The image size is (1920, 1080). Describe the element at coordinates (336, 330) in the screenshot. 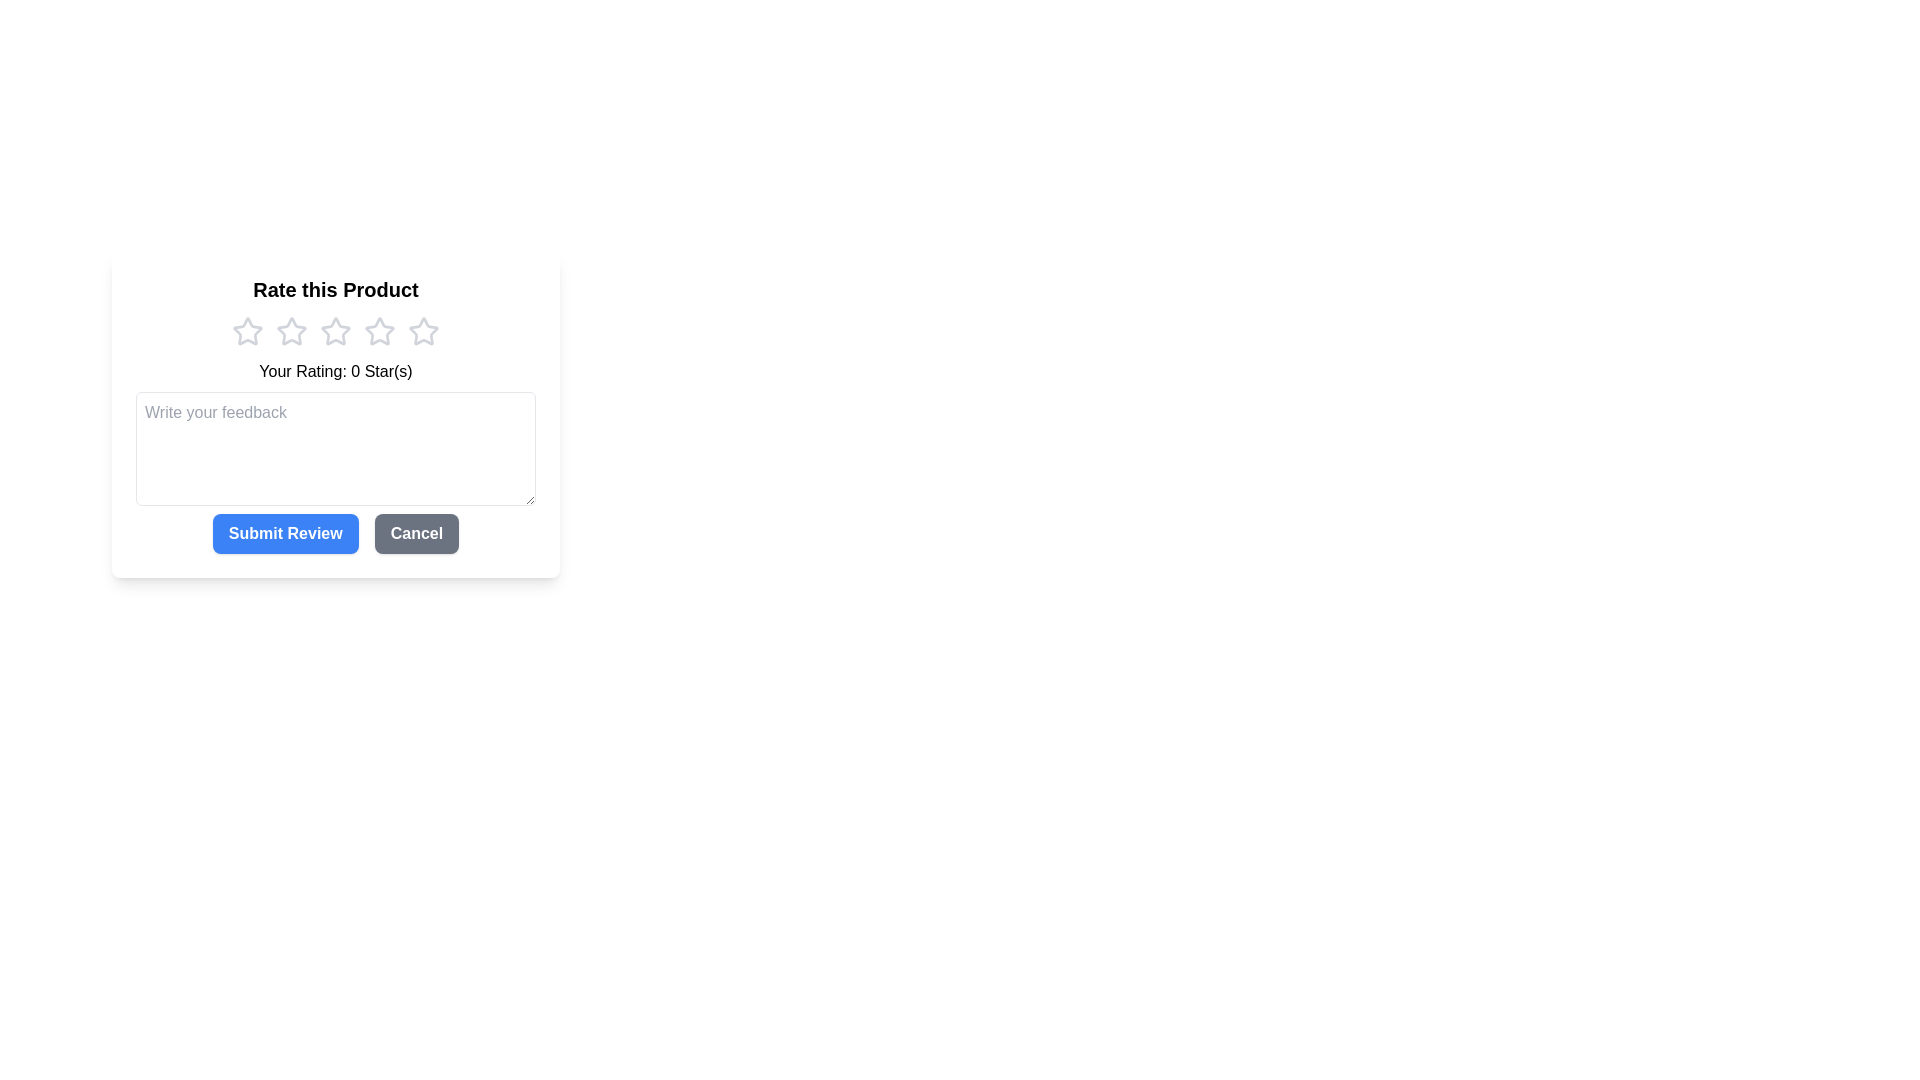

I see `the second star in the horizontal group of five stars in the 'Rate this Product' modal` at that location.